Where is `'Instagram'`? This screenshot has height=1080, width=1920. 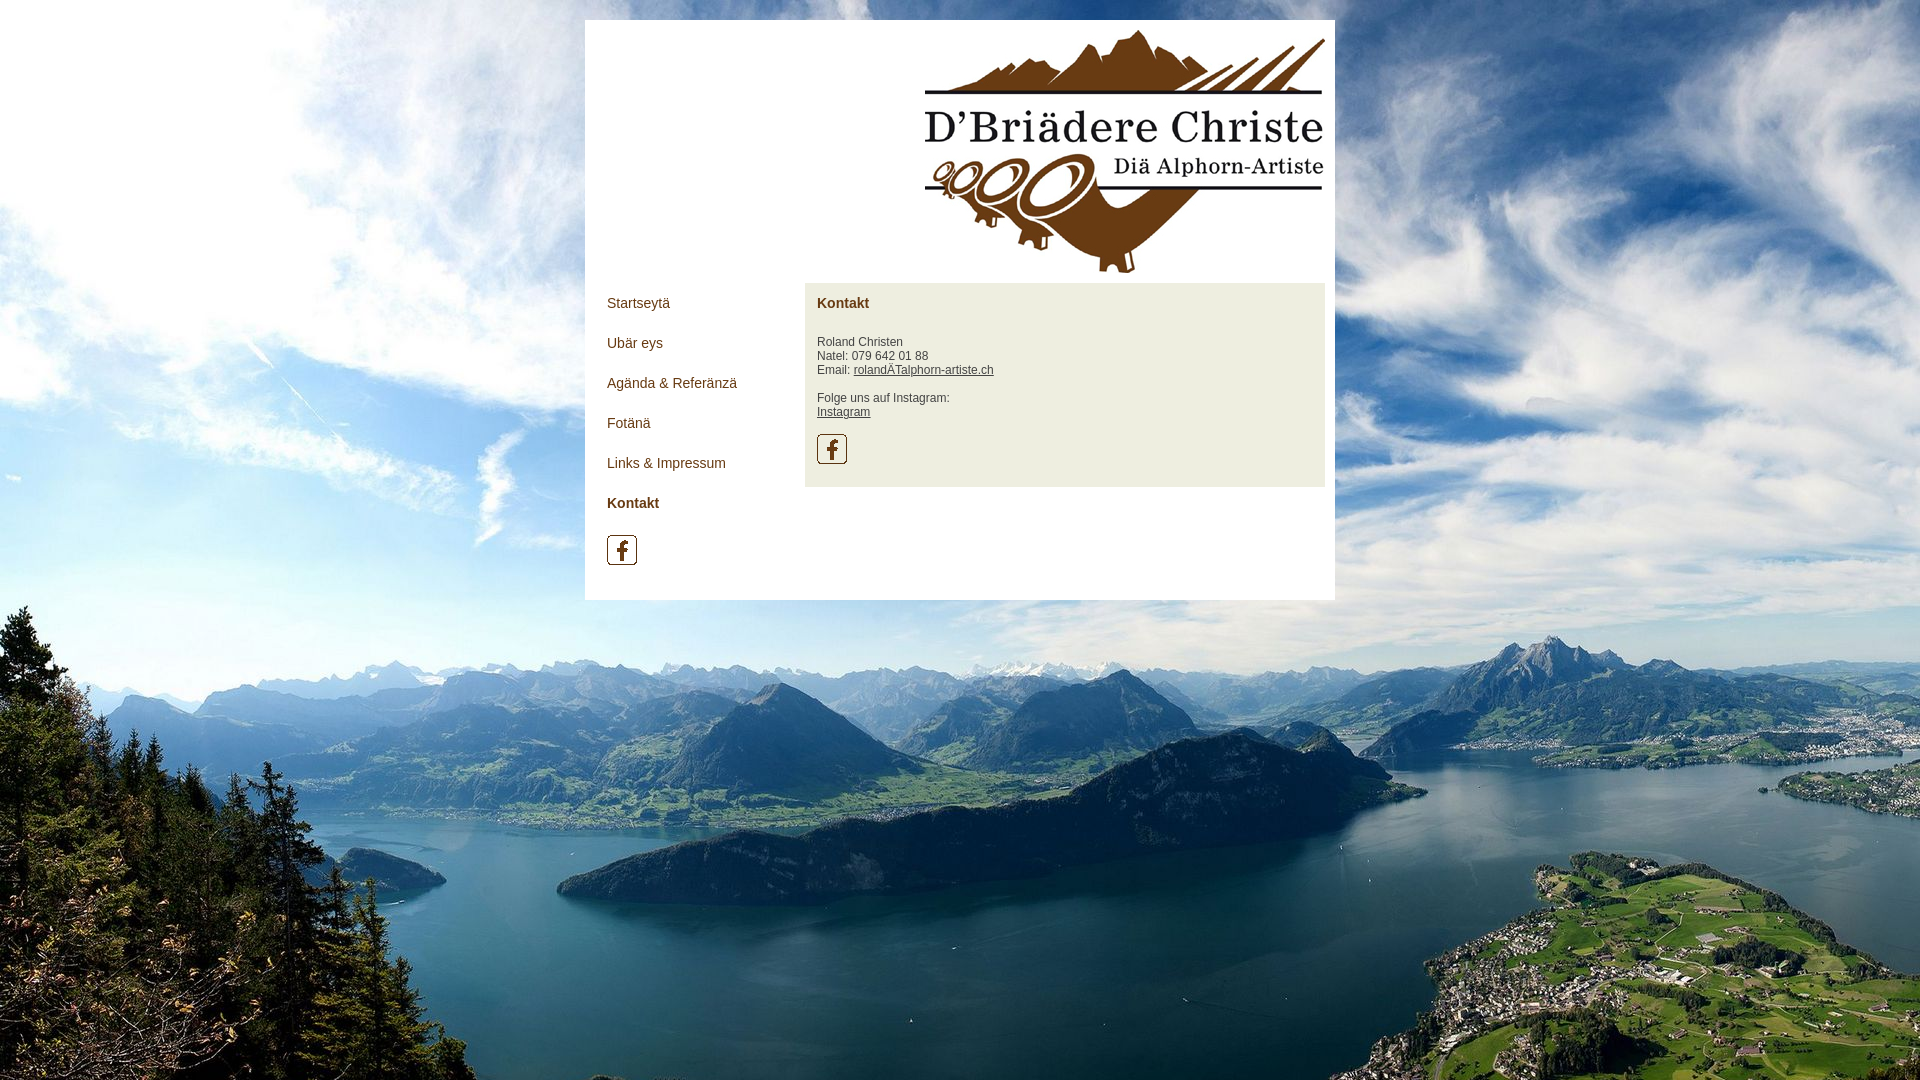
'Instagram' is located at coordinates (843, 411).